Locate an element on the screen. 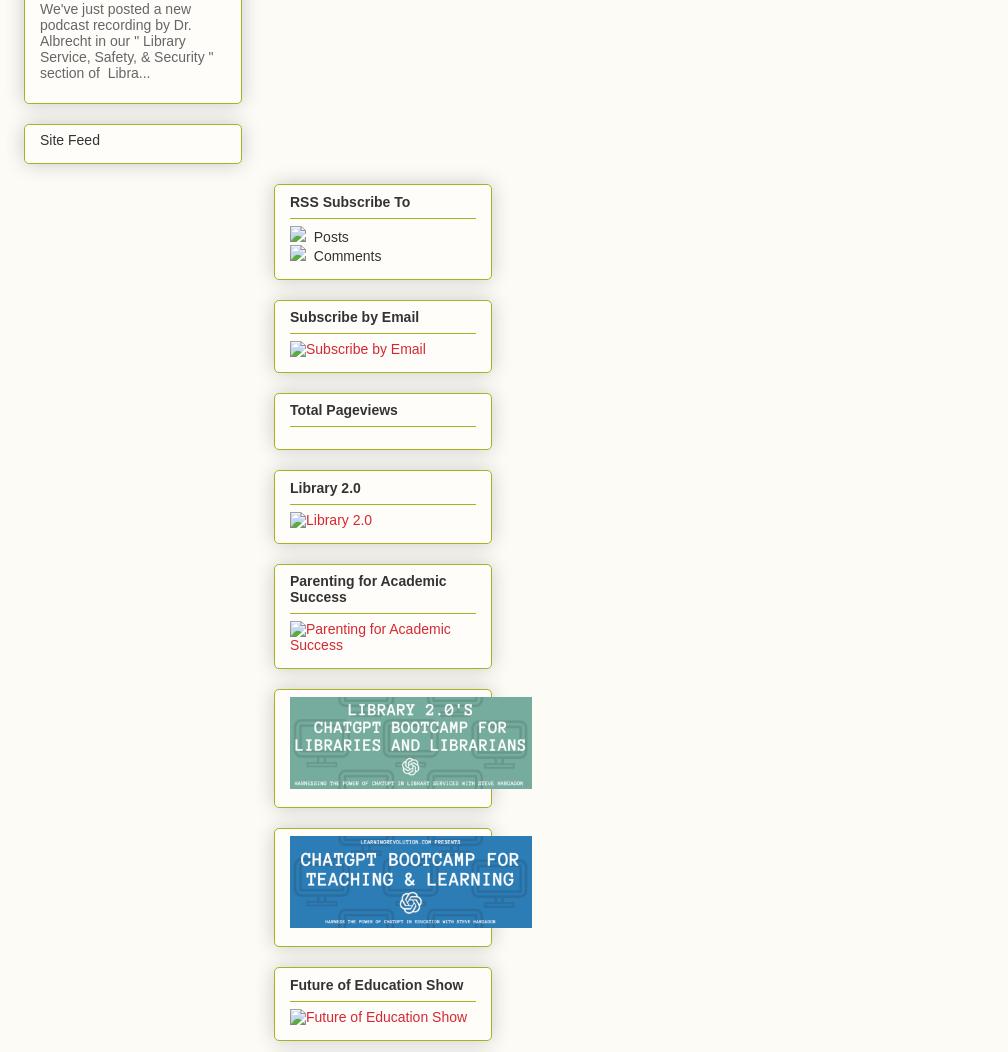  'Comments' is located at coordinates (308, 254).